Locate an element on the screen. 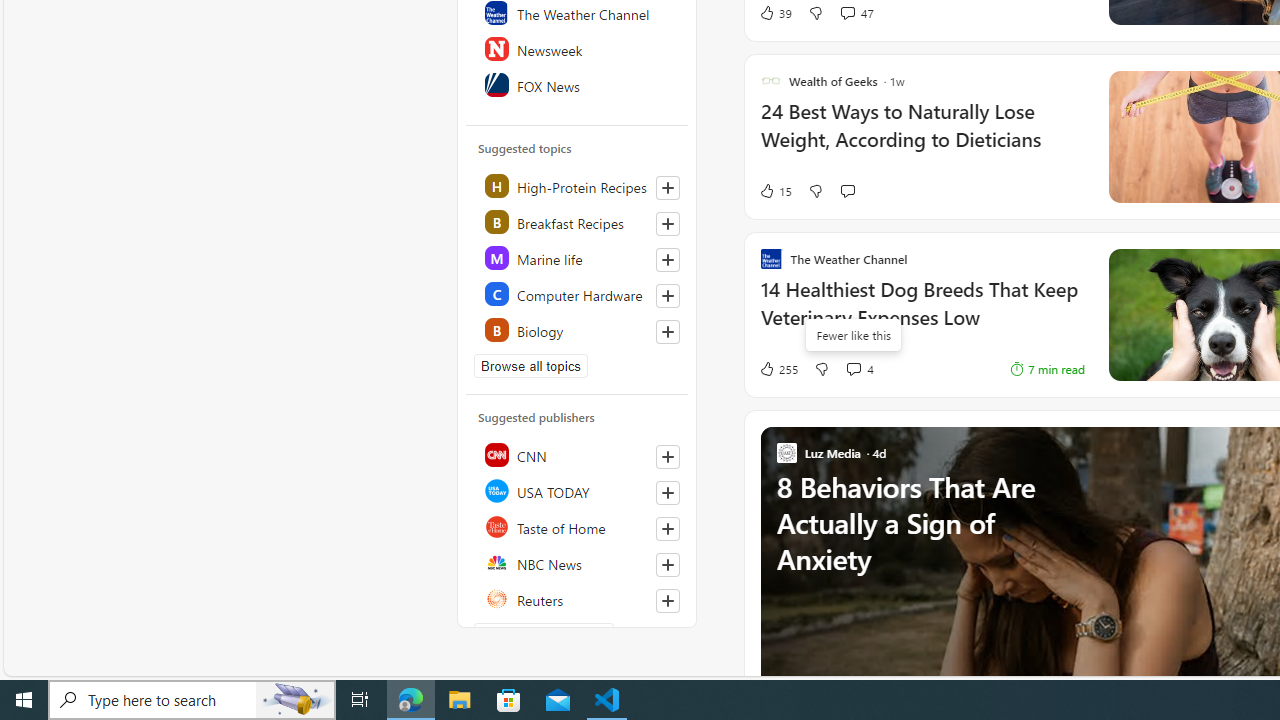 Image resolution: width=1280 pixels, height=720 pixels. 'CNN' is located at coordinates (577, 455).